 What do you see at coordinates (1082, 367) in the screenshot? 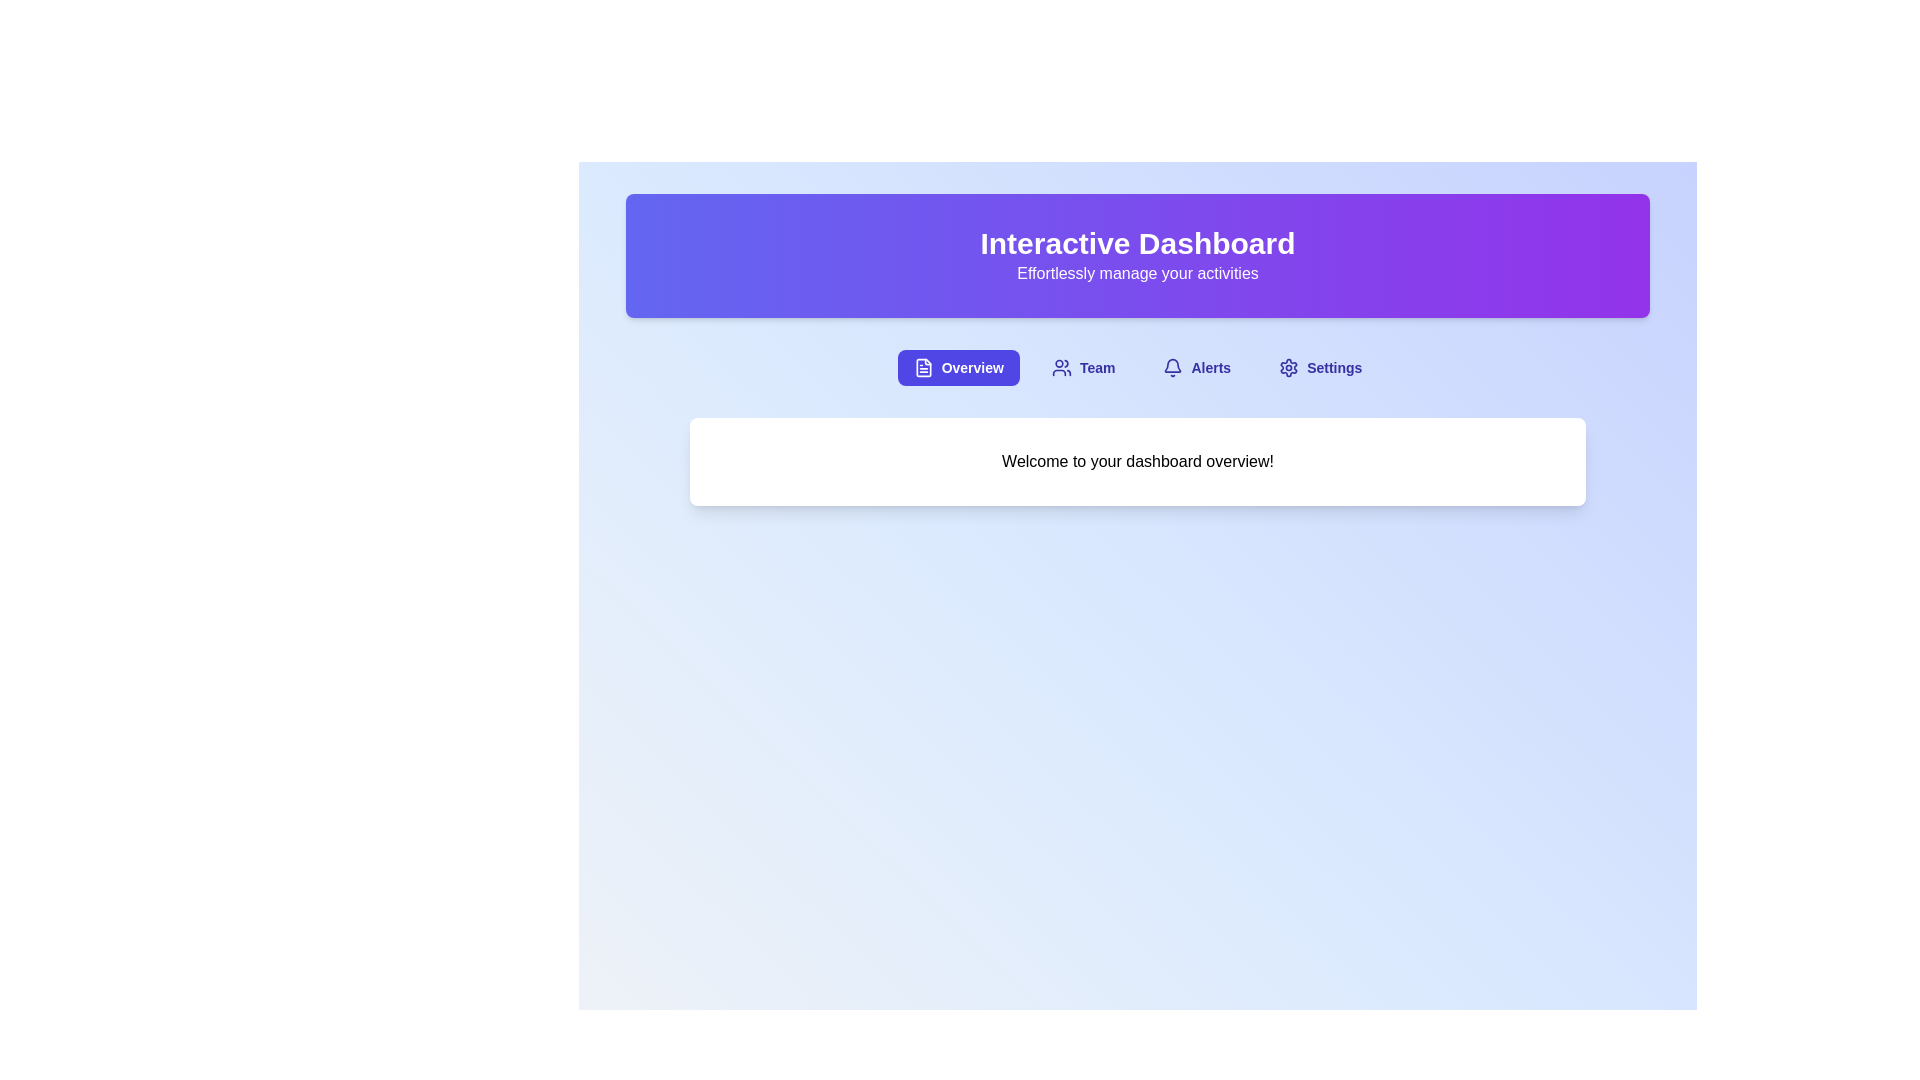
I see `the 'Team' button in the horizontal menu bar` at bounding box center [1082, 367].